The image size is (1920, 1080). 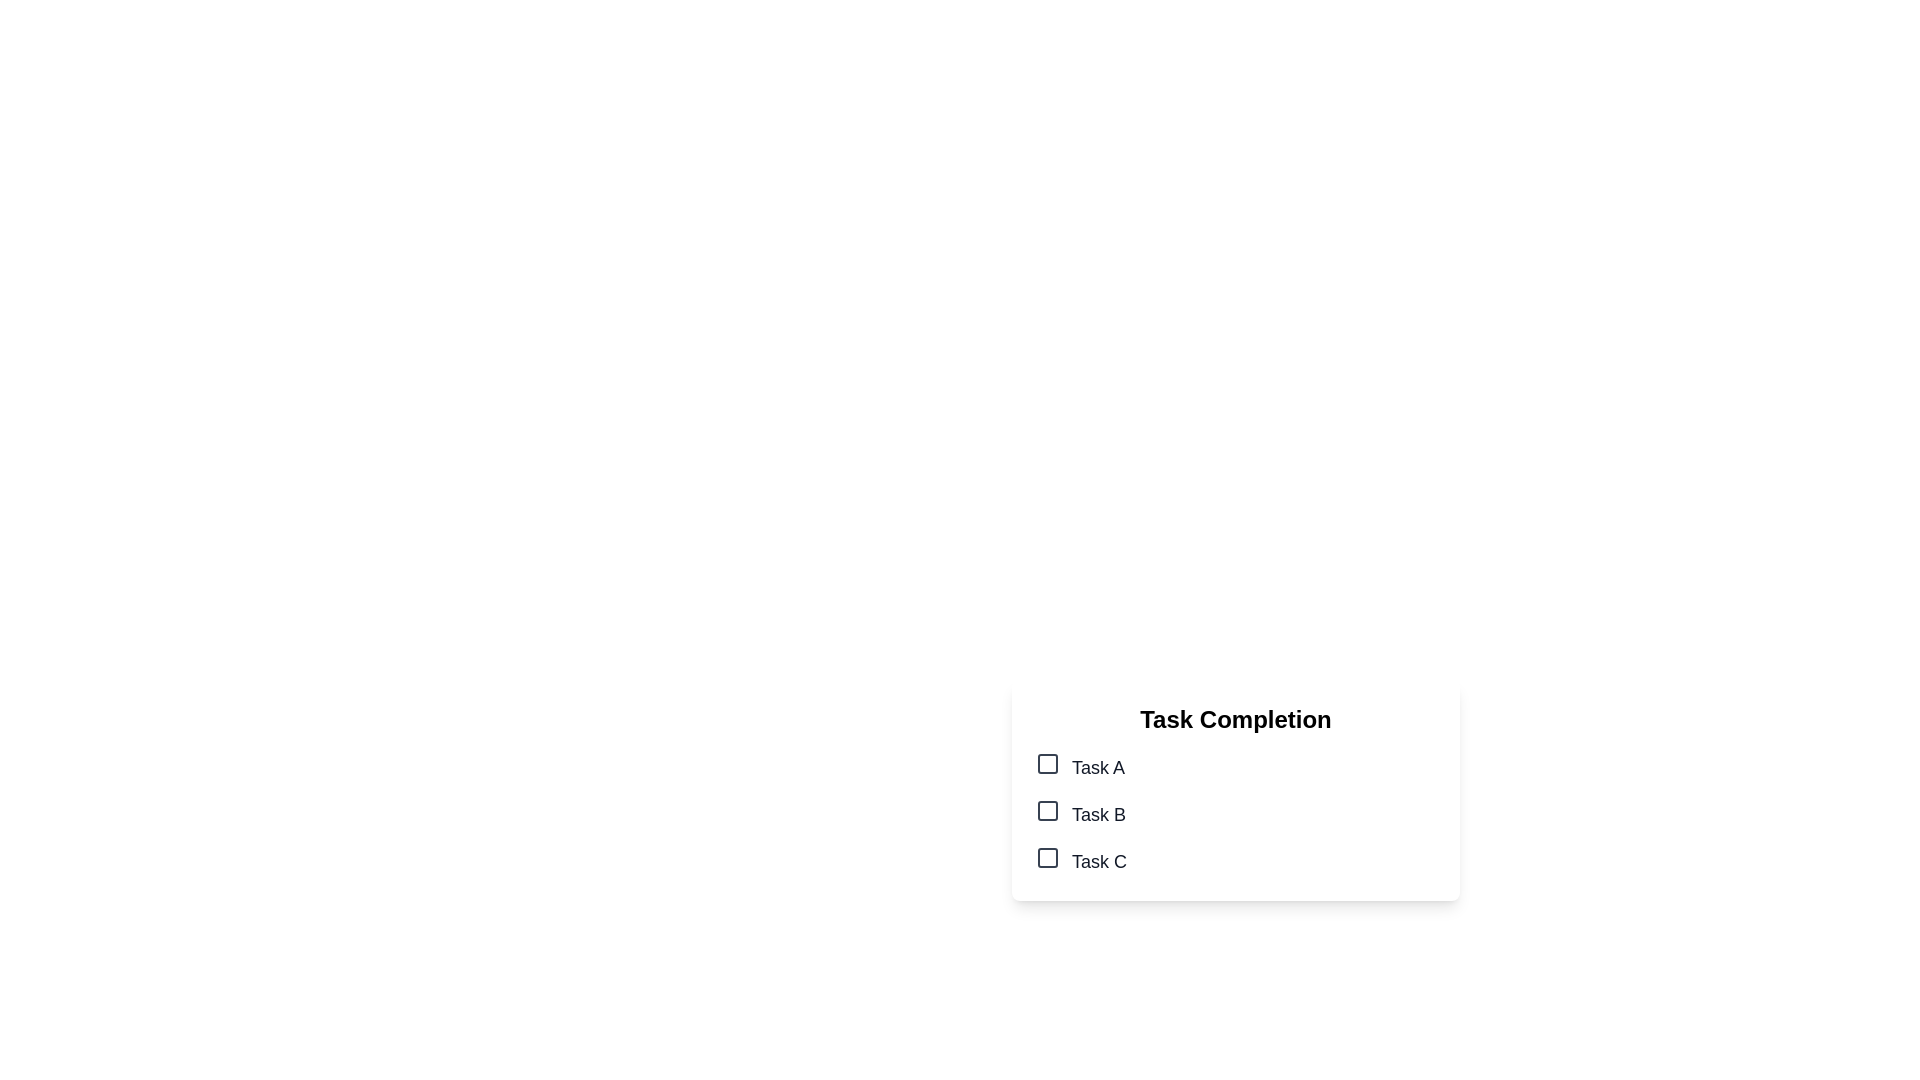 I want to click on the checkbox located to the left of the label 'Task B' under 'Task Completion', so click(x=1046, y=813).